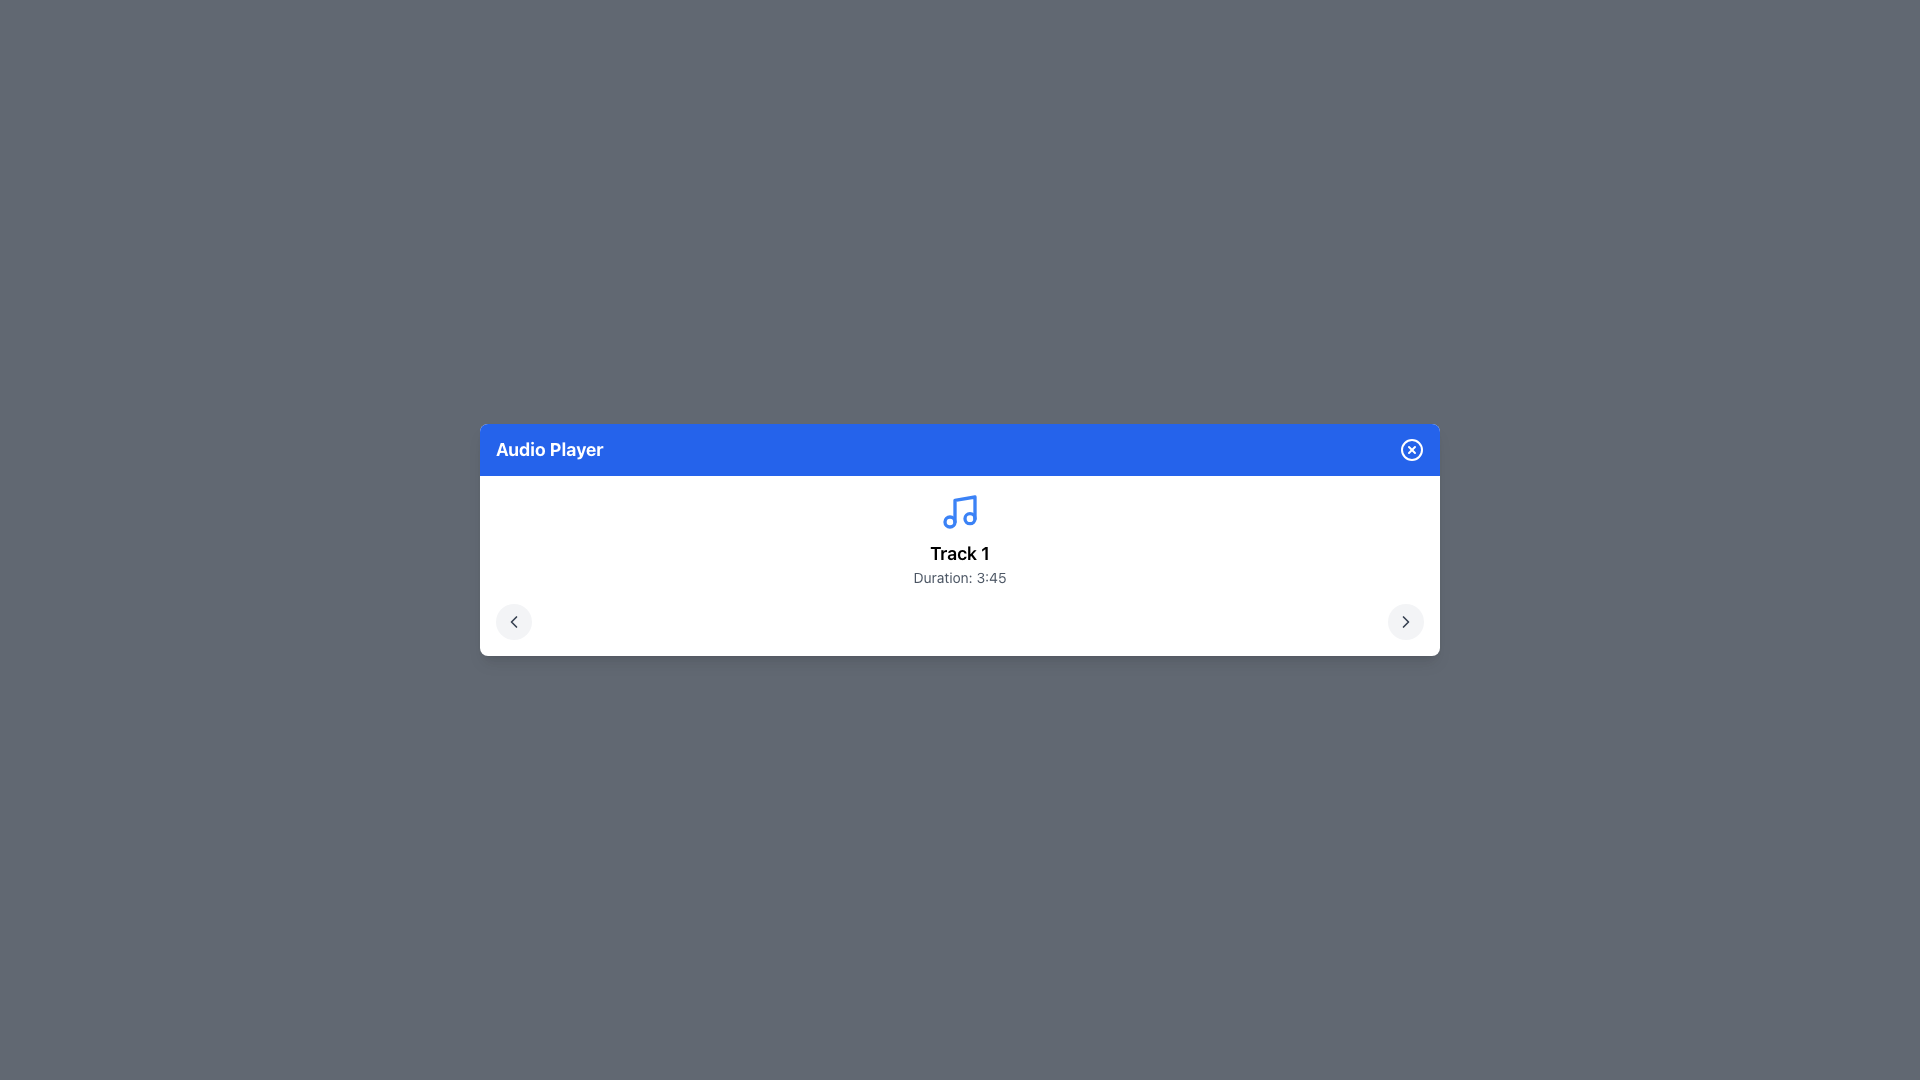  What do you see at coordinates (513, 620) in the screenshot?
I see `the backward navigation button located in the bottom-left corner of the navigation section` at bounding box center [513, 620].